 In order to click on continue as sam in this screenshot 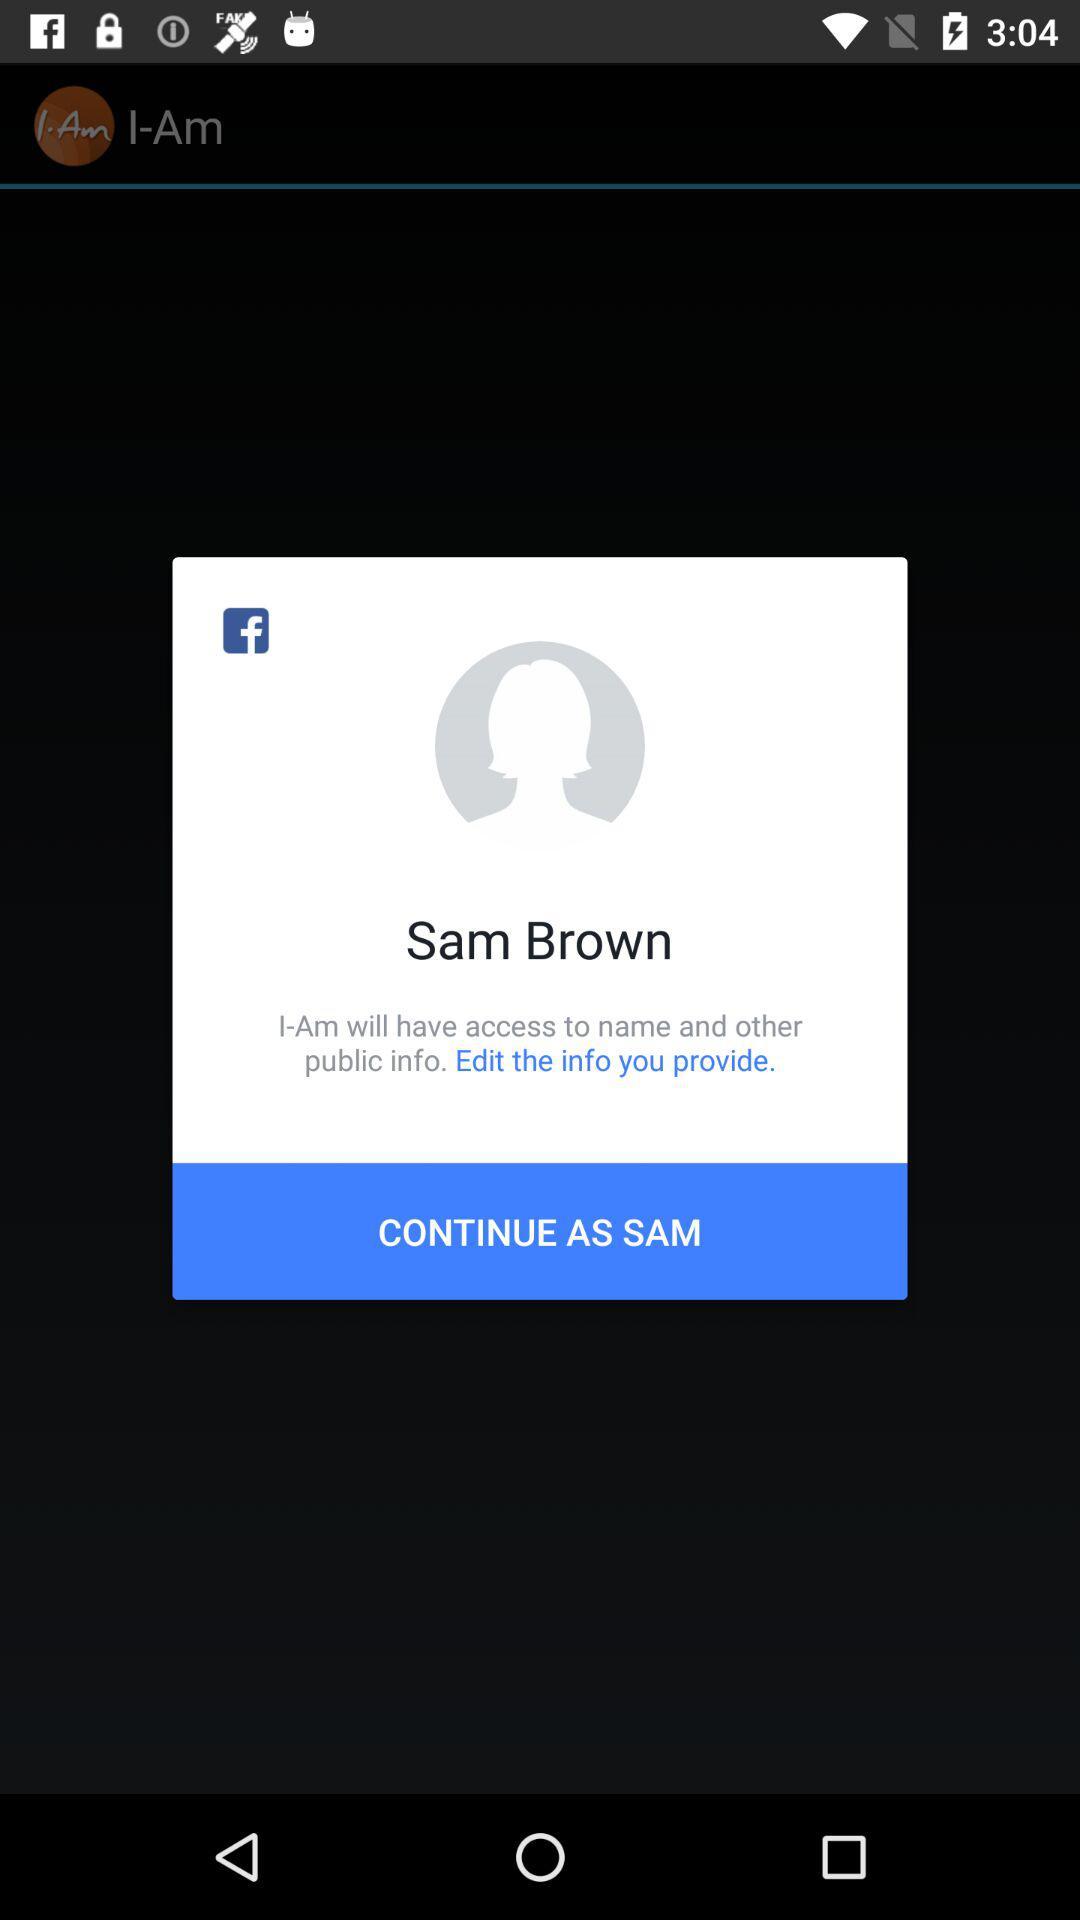, I will do `click(540, 1230)`.